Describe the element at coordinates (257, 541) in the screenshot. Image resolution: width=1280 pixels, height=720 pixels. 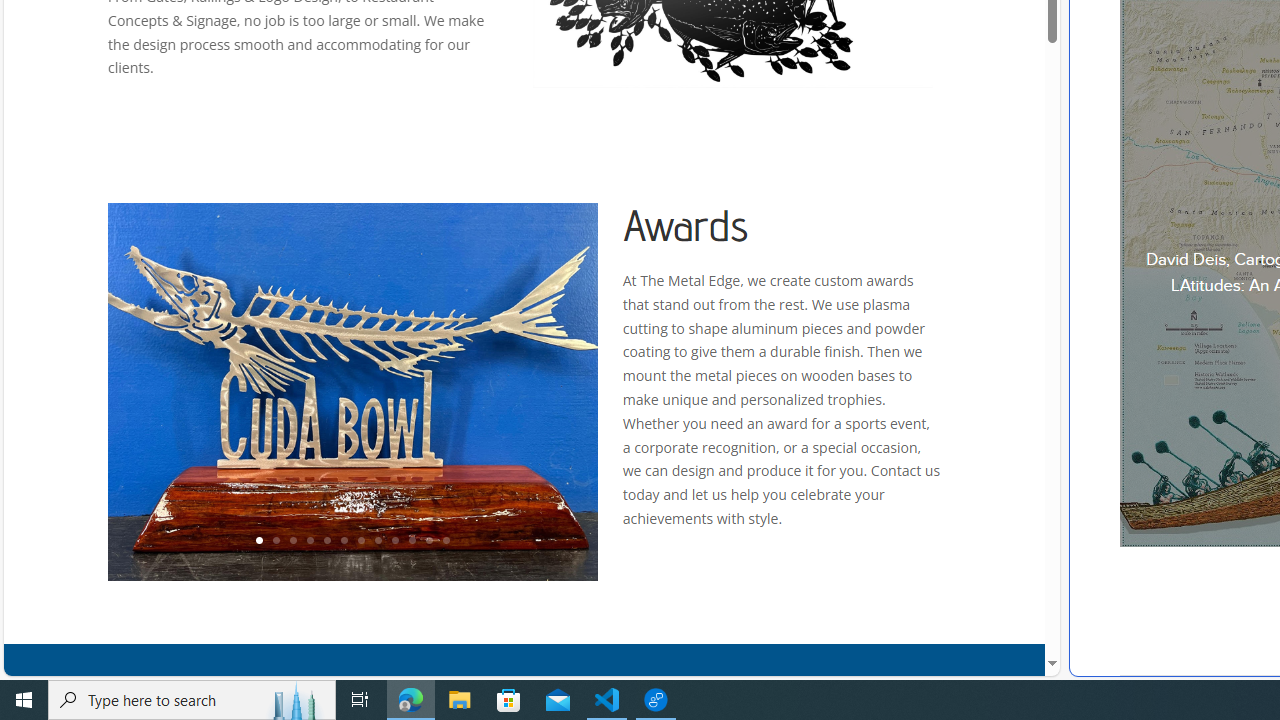
I see `'1'` at that location.